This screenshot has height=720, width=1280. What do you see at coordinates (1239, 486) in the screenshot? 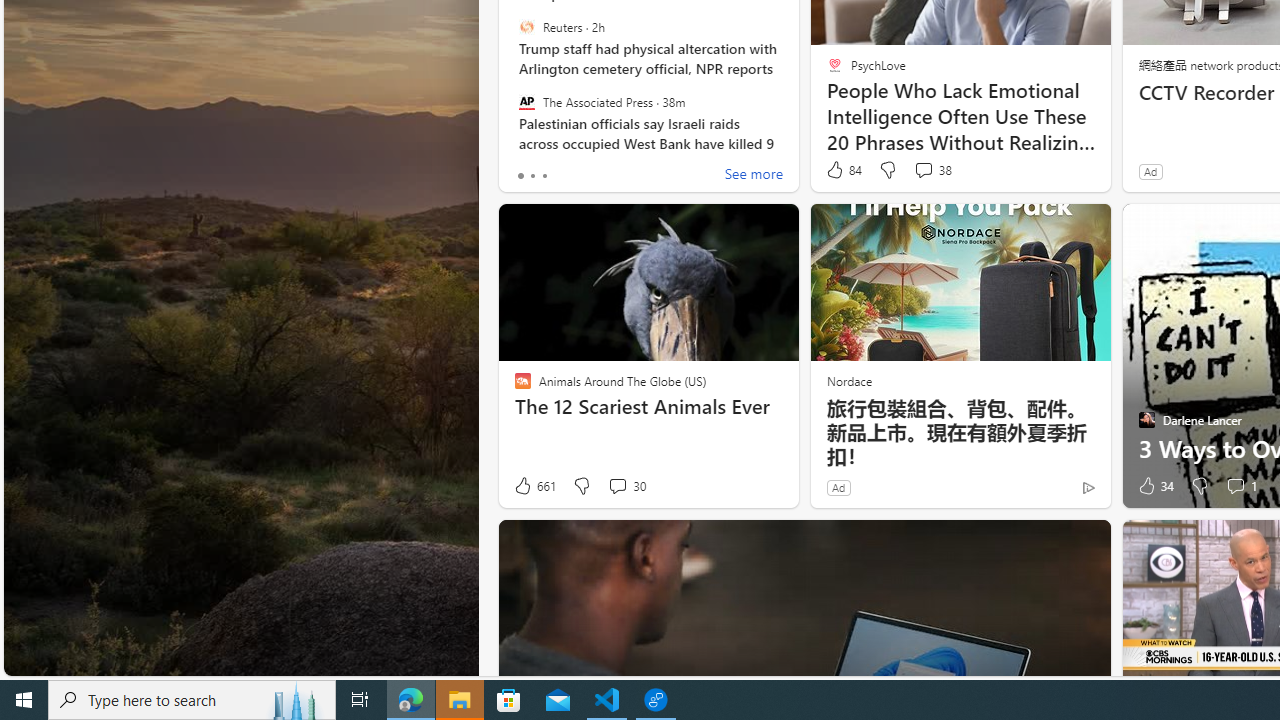
I see `'View comments 1 Comment'` at bounding box center [1239, 486].